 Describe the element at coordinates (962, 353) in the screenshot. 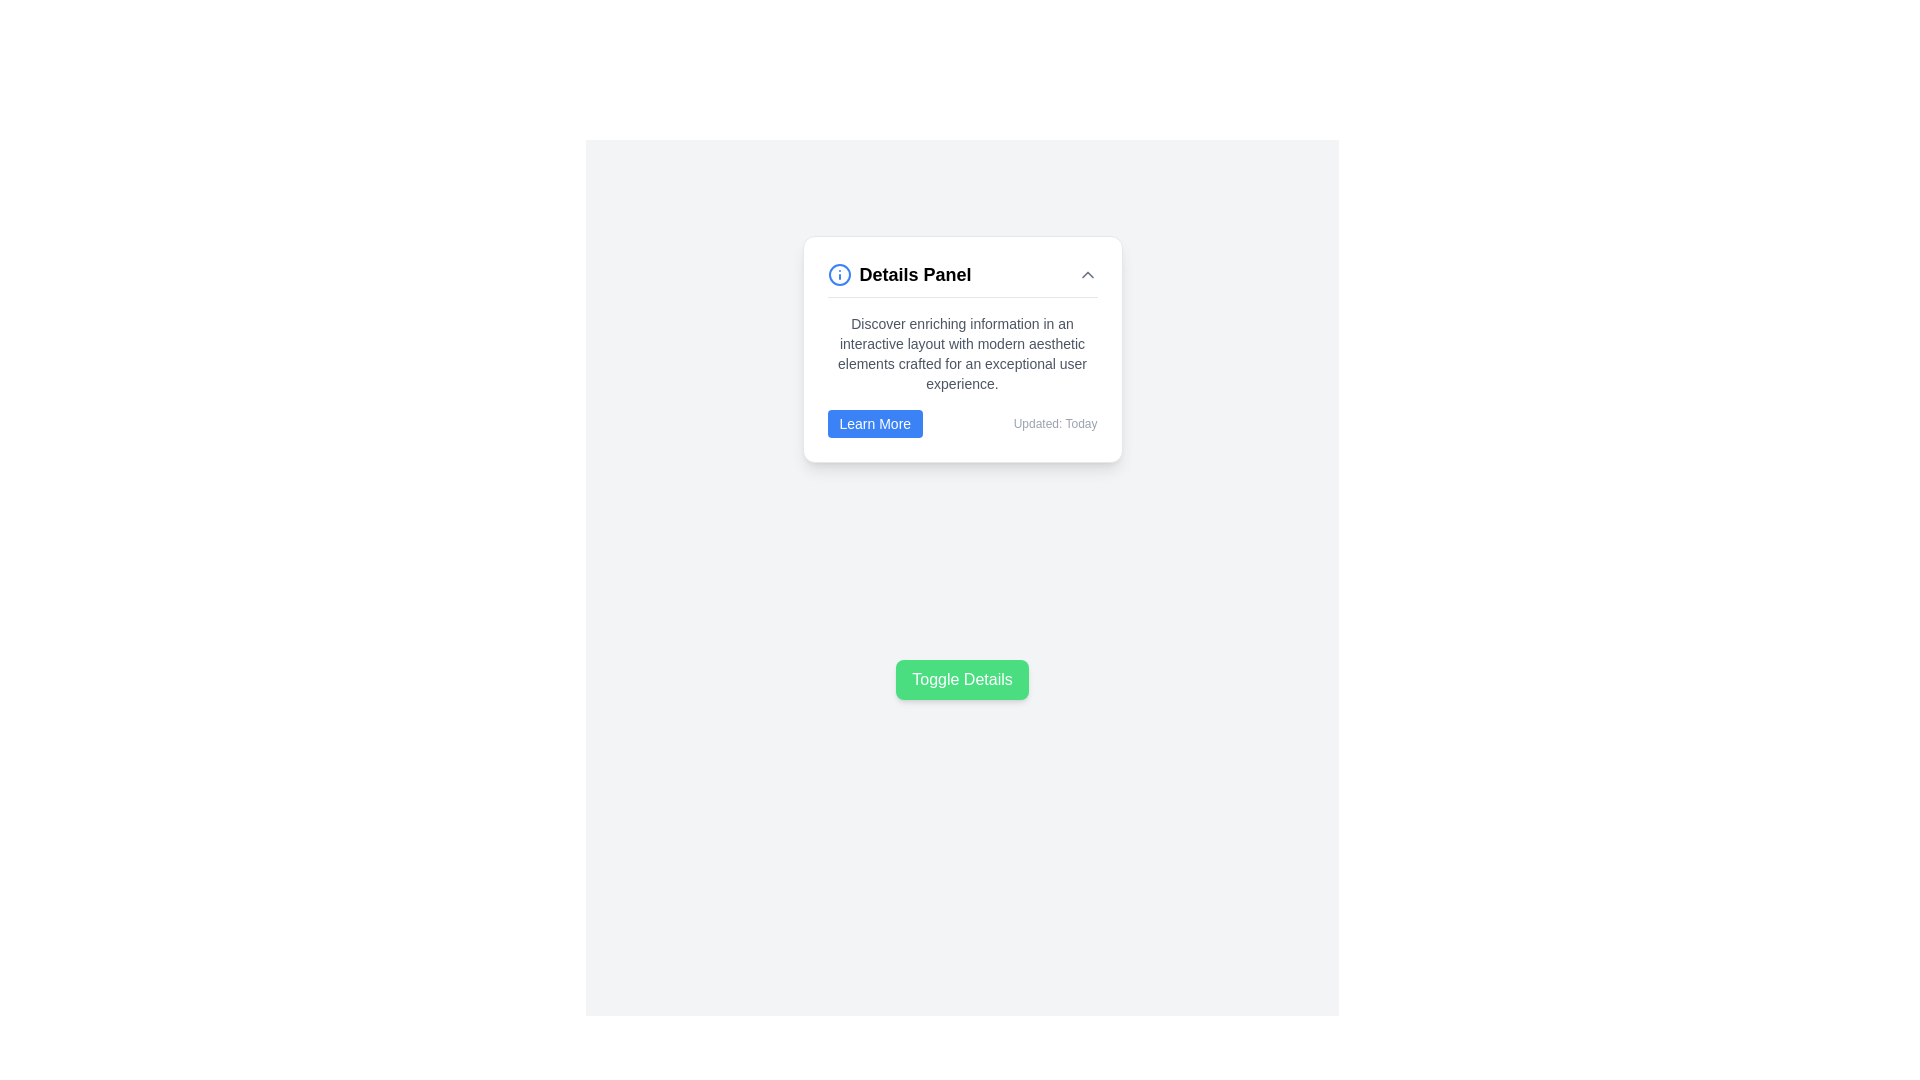

I see `the descriptive text element within the 'Details Panel' that provides information about features and design principles` at that location.